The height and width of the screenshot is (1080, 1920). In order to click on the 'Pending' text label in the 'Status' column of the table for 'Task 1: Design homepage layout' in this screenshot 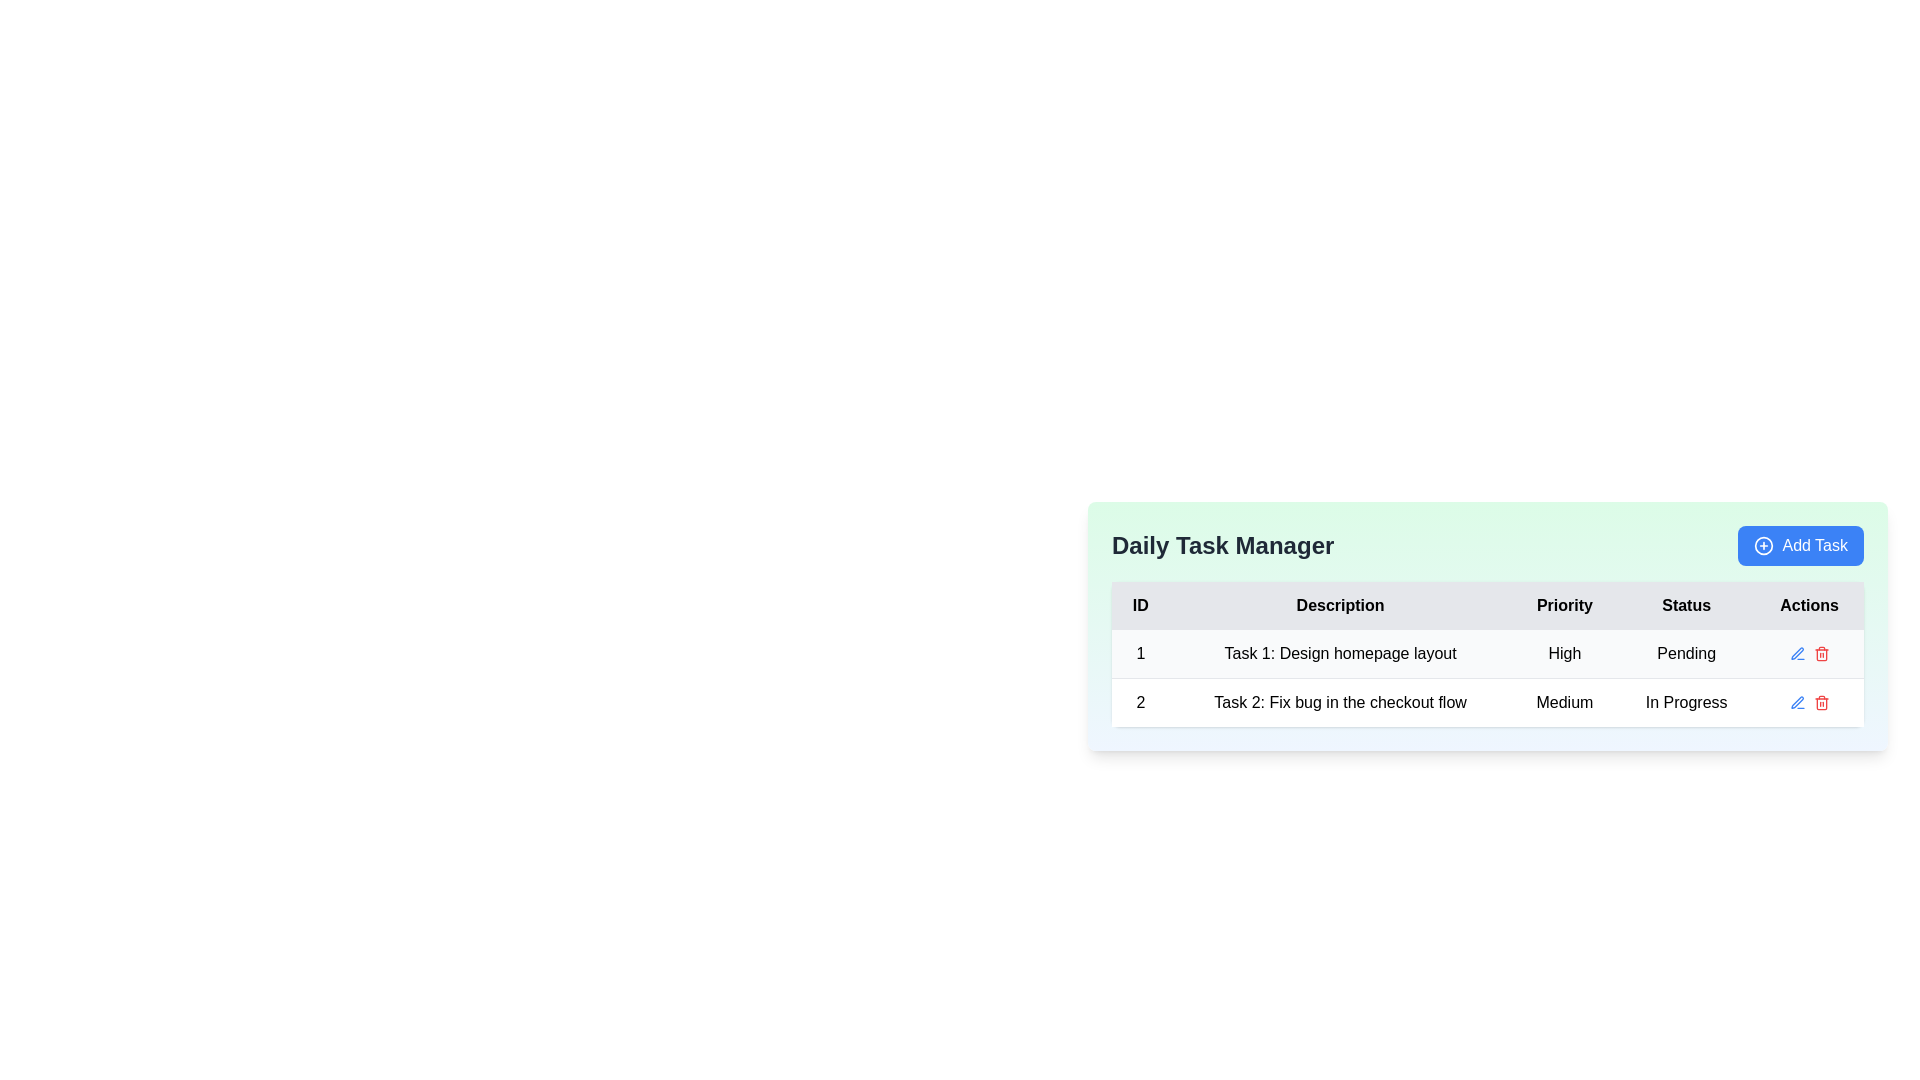, I will do `click(1685, 654)`.